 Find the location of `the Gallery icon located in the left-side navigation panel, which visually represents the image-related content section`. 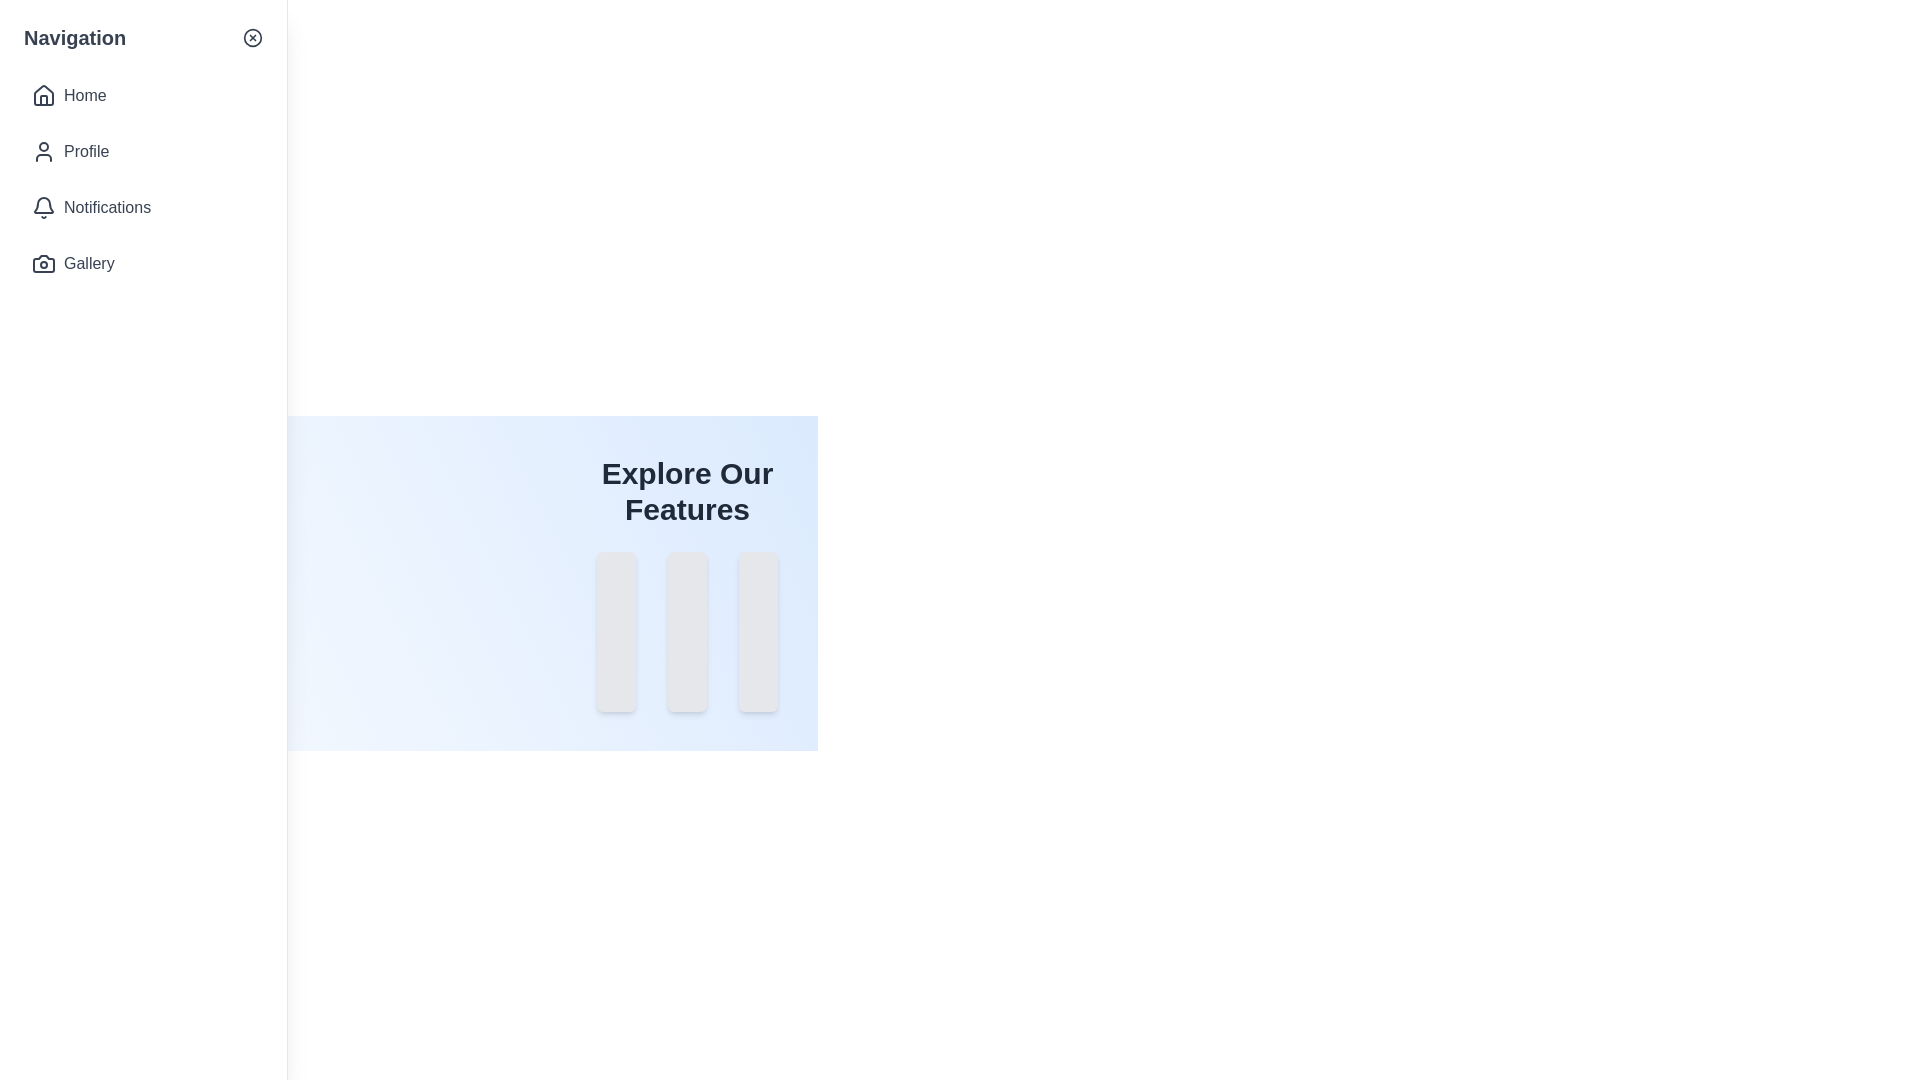

the Gallery icon located in the left-side navigation panel, which visually represents the image-related content section is located at coordinates (43, 262).